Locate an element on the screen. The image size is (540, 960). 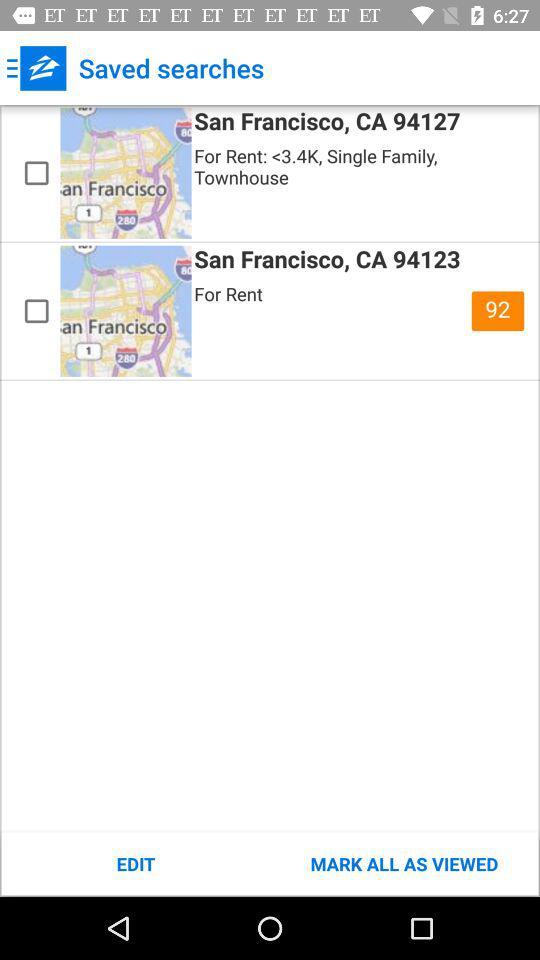
item next to saved searches is located at coordinates (36, 68).